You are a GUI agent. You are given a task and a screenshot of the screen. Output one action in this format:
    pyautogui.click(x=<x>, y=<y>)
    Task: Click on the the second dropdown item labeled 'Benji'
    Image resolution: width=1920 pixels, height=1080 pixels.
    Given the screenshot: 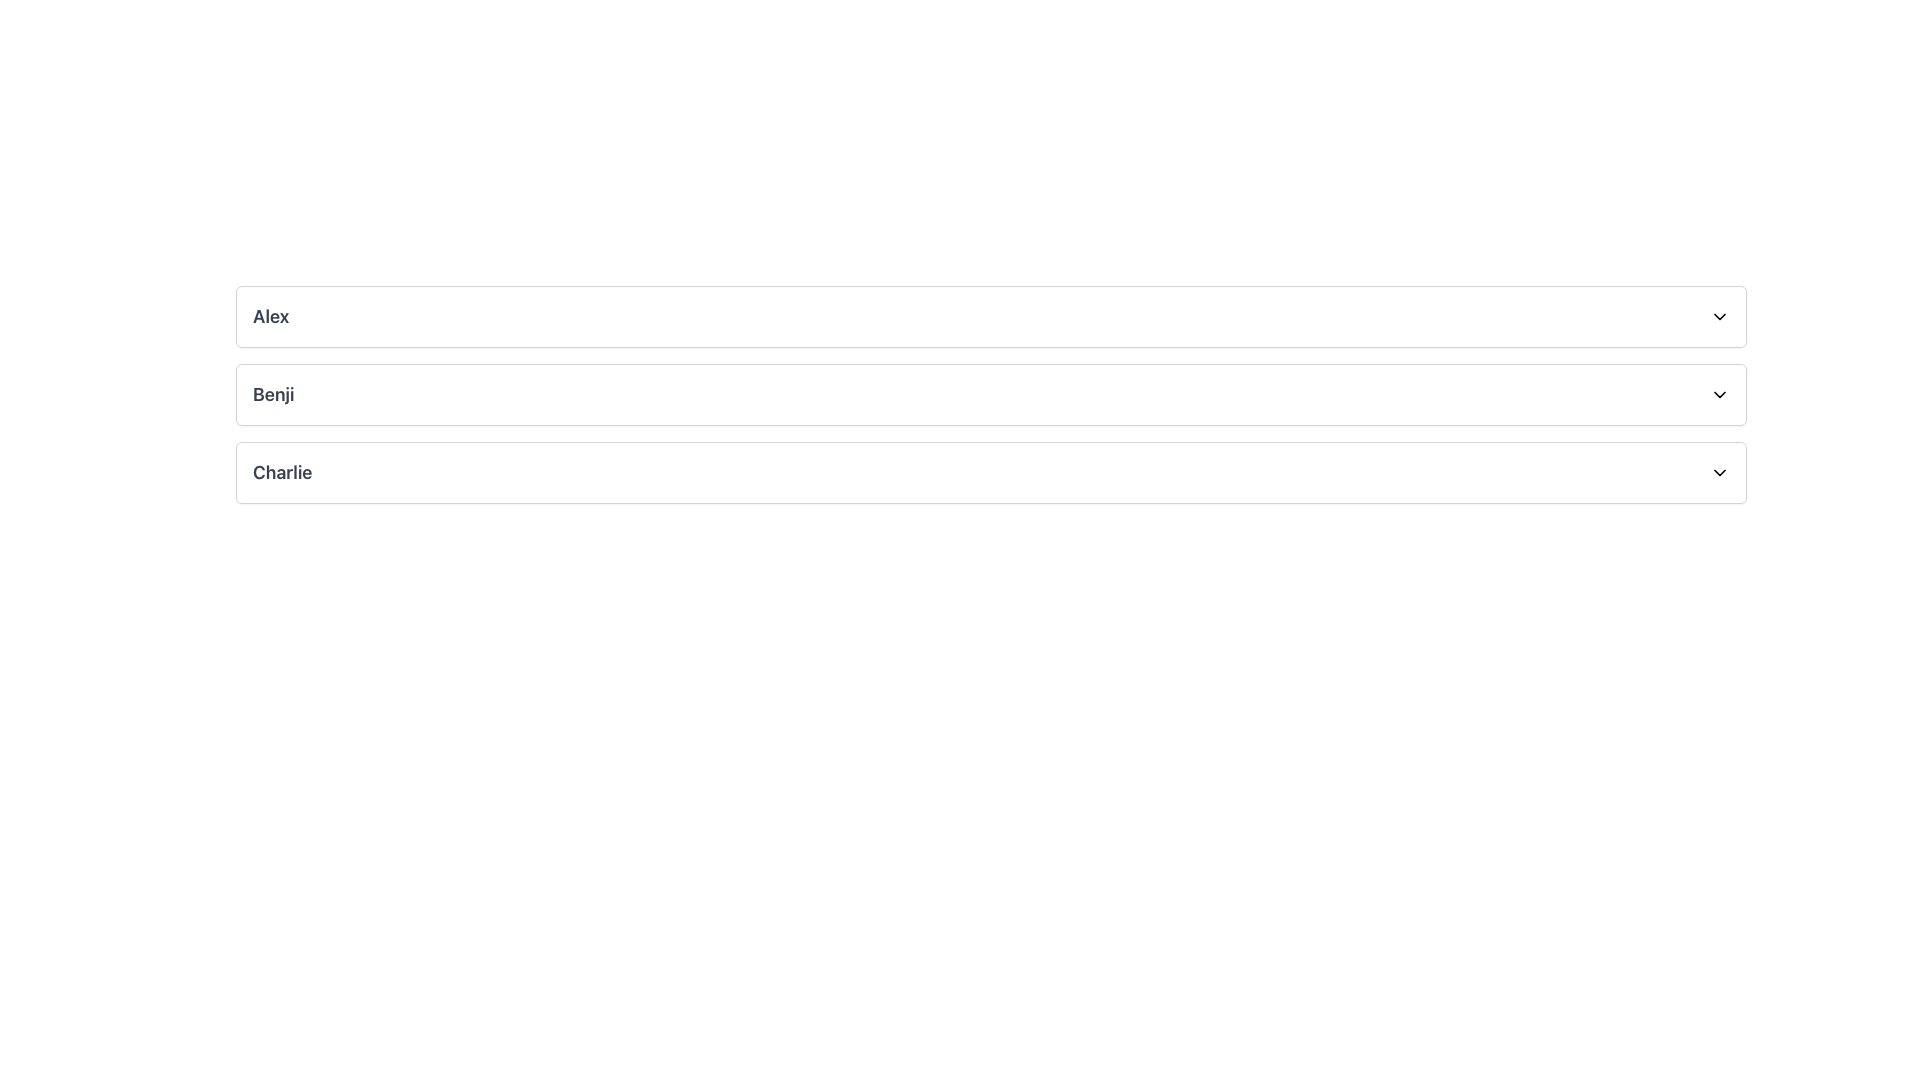 What is the action you would take?
    pyautogui.click(x=991, y=394)
    